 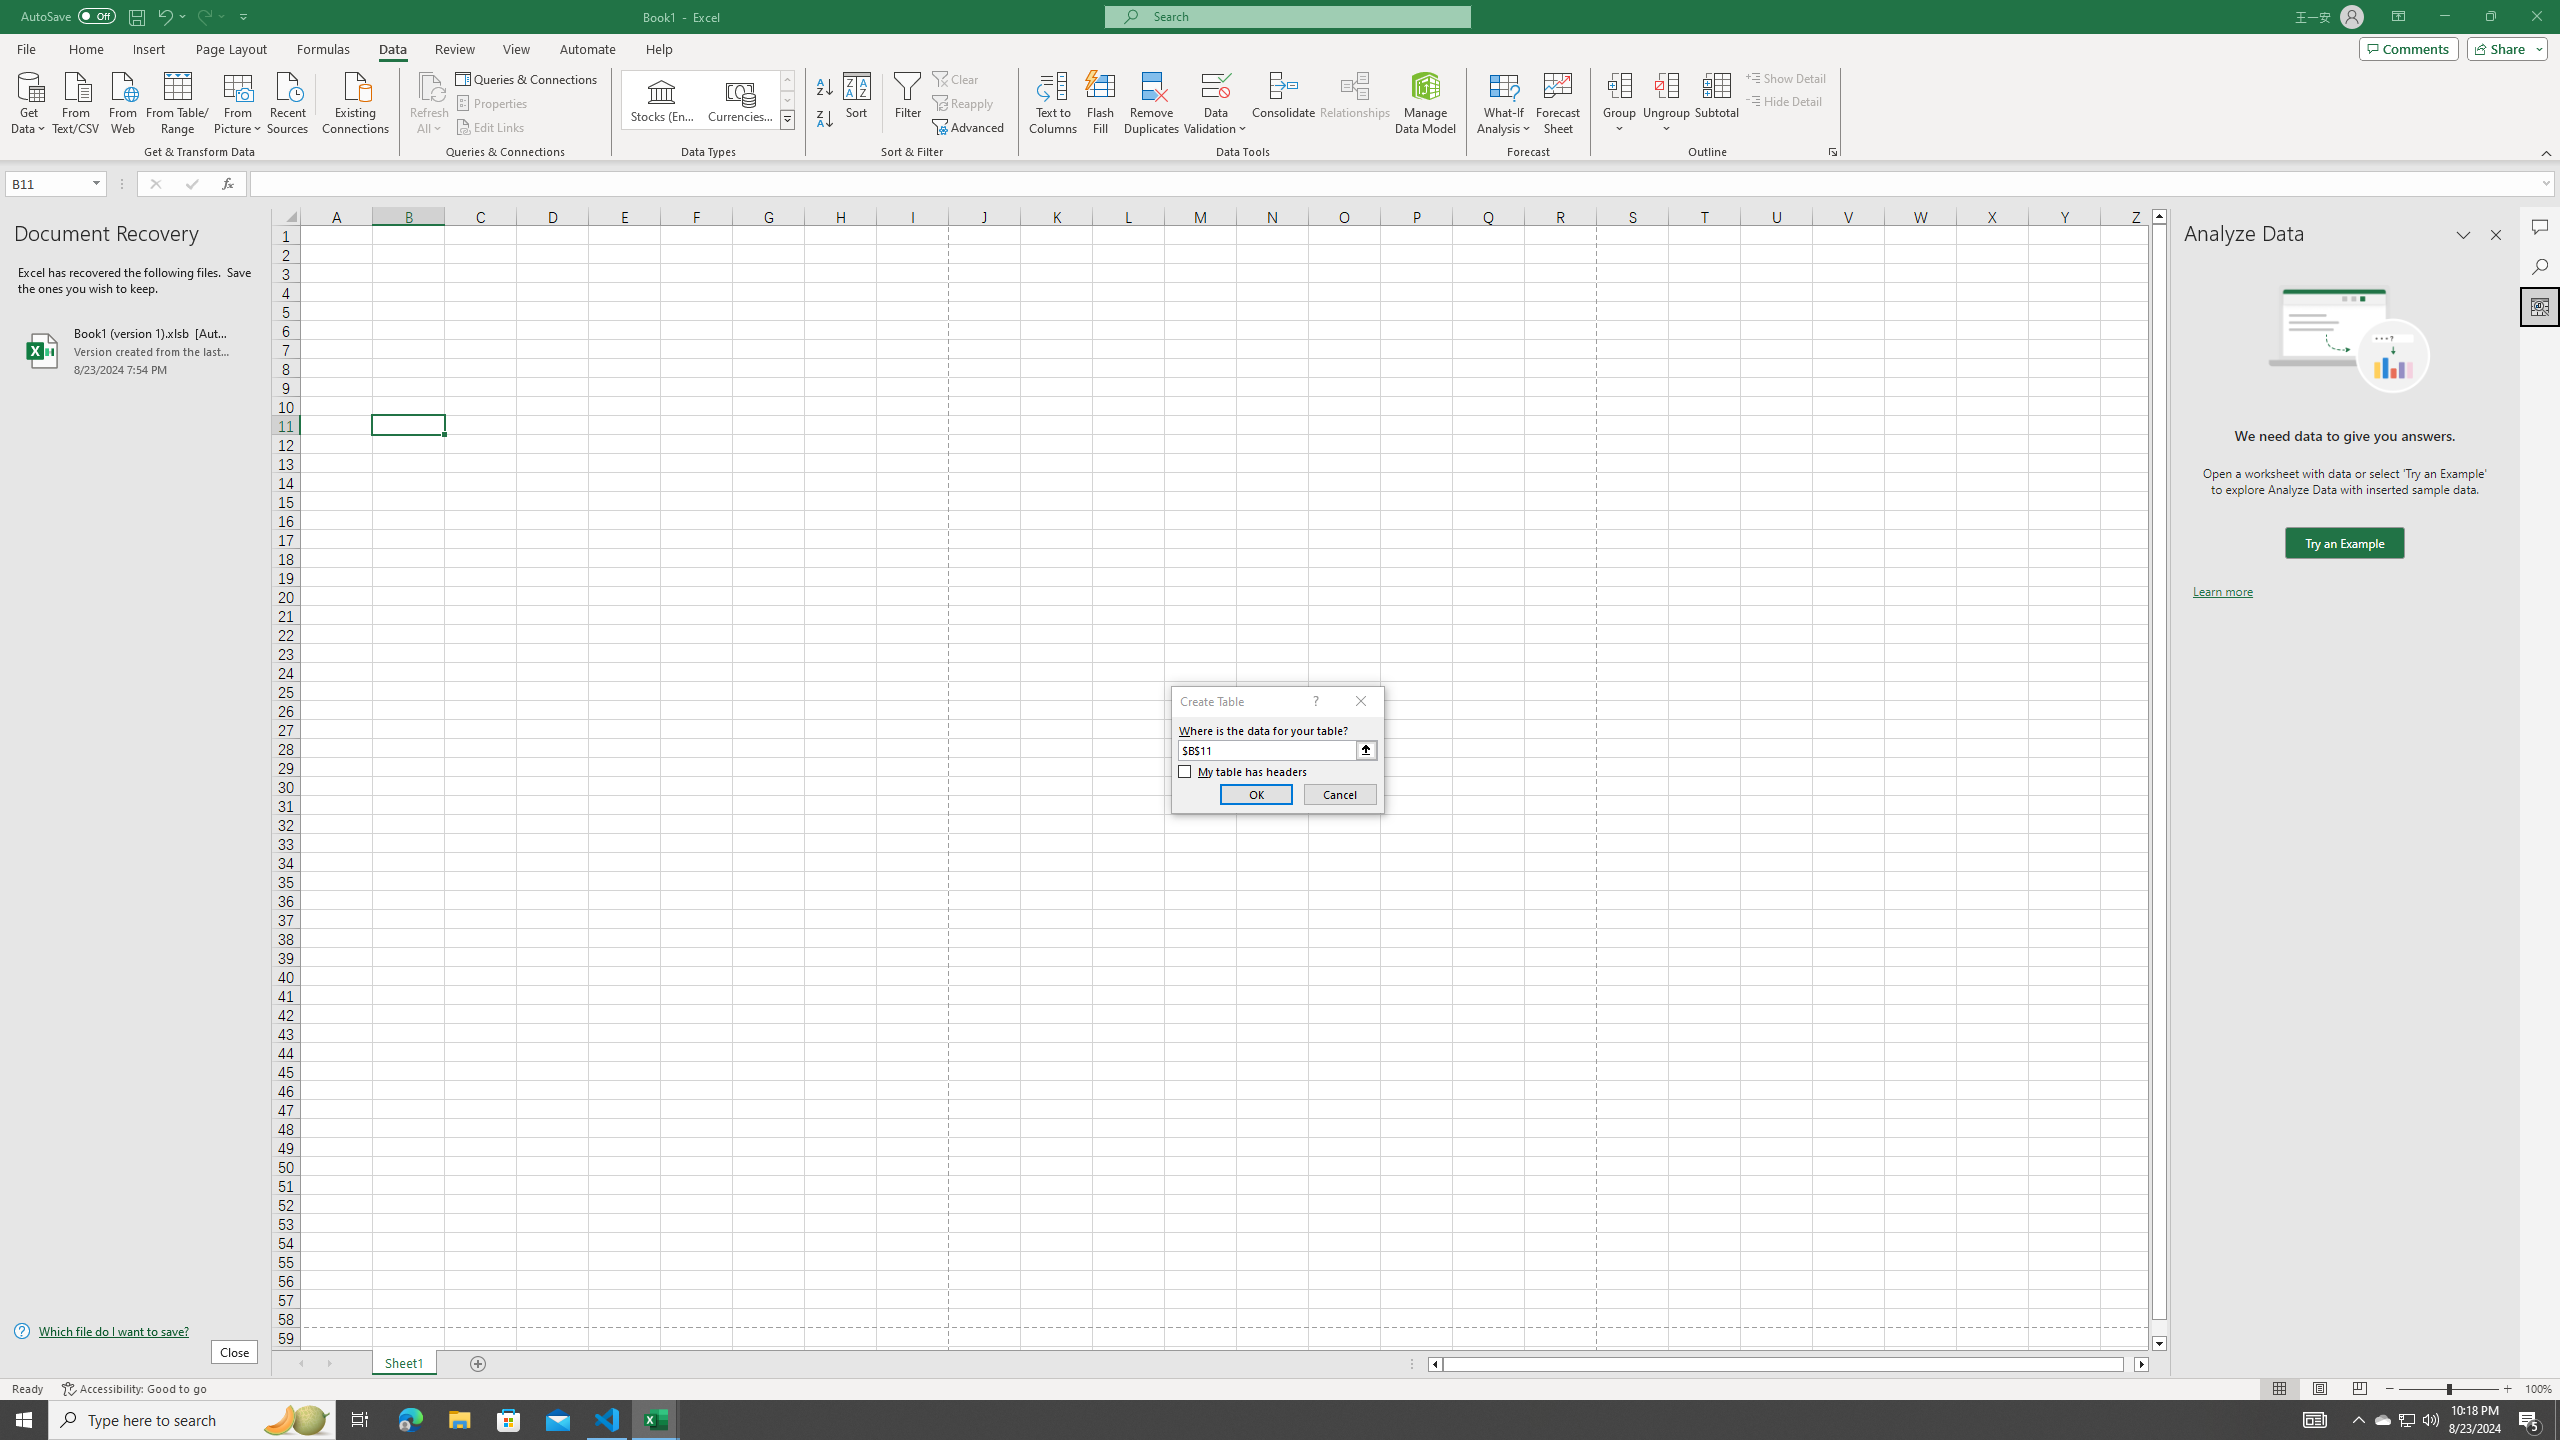 What do you see at coordinates (1283, 103) in the screenshot?
I see `'Consolidate...'` at bounding box center [1283, 103].